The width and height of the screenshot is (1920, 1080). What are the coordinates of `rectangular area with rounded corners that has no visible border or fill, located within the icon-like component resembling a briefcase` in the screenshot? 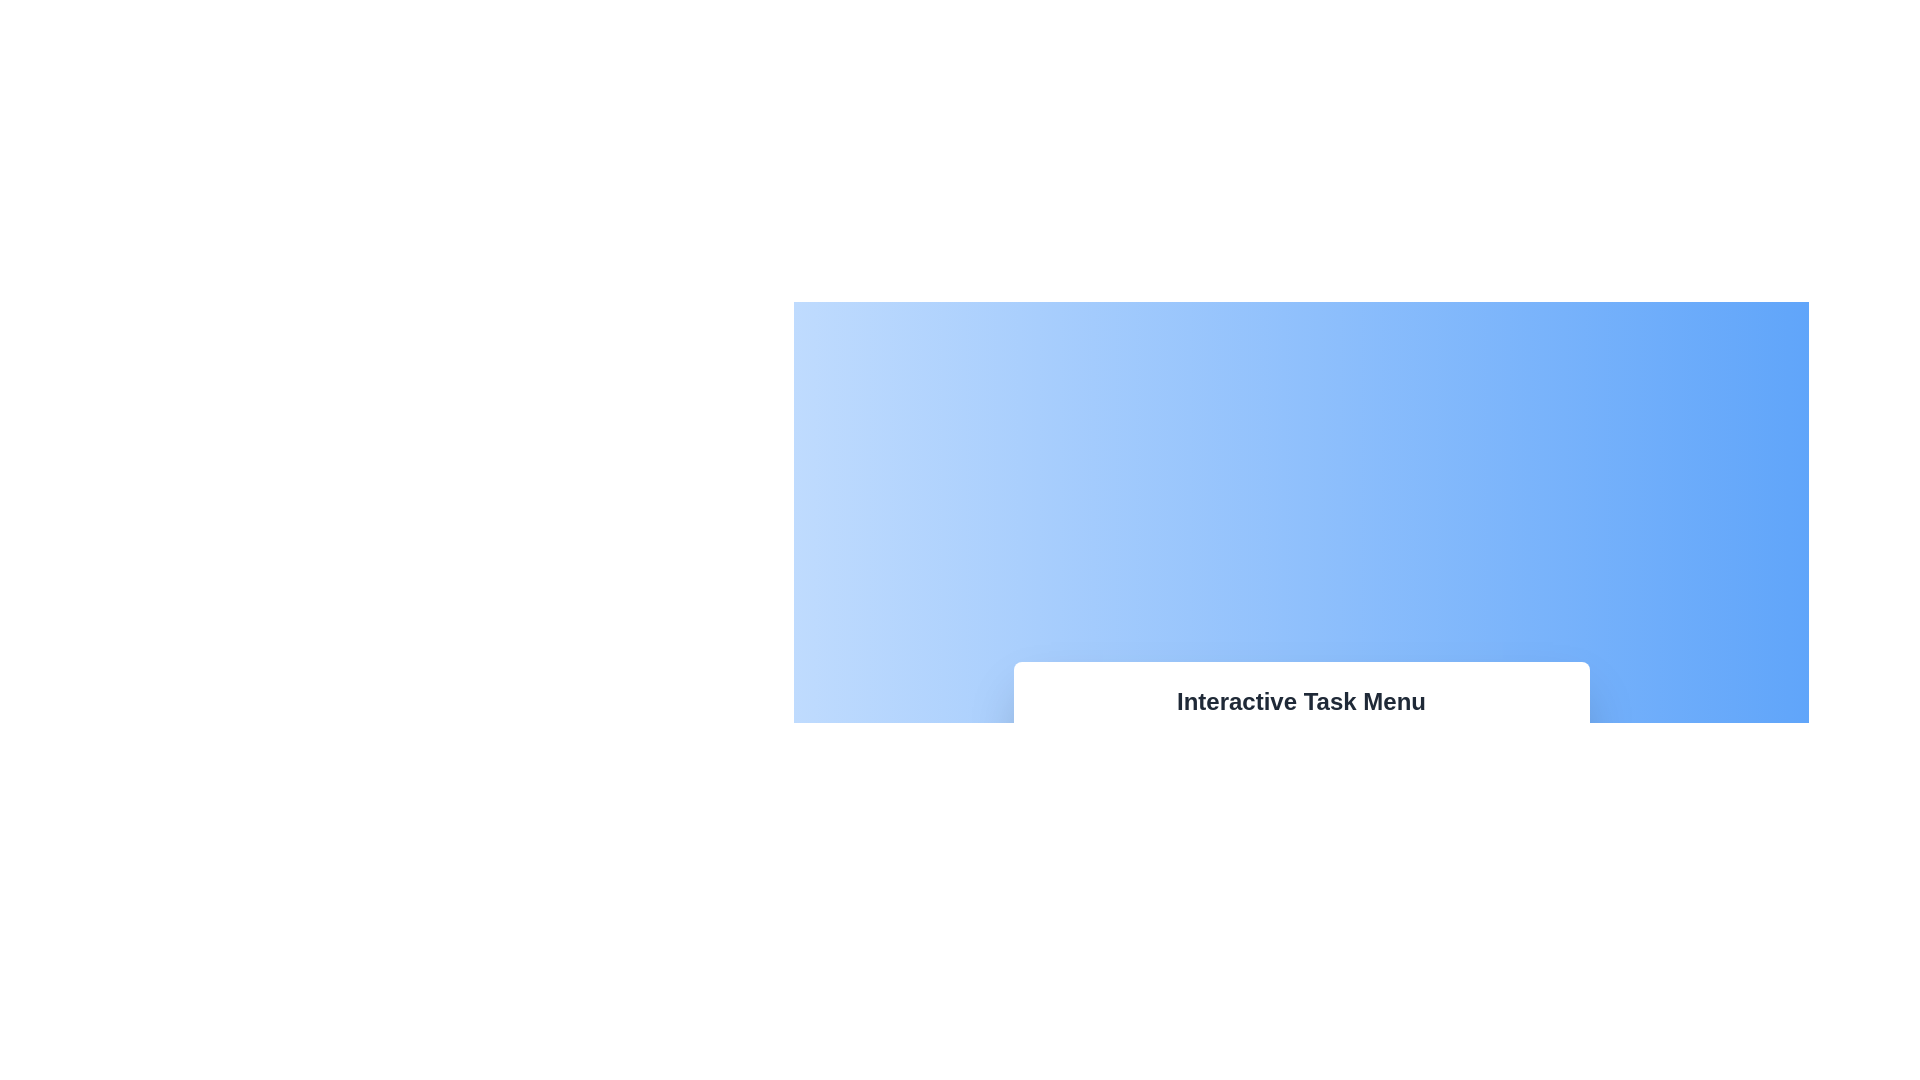 It's located at (1064, 766).